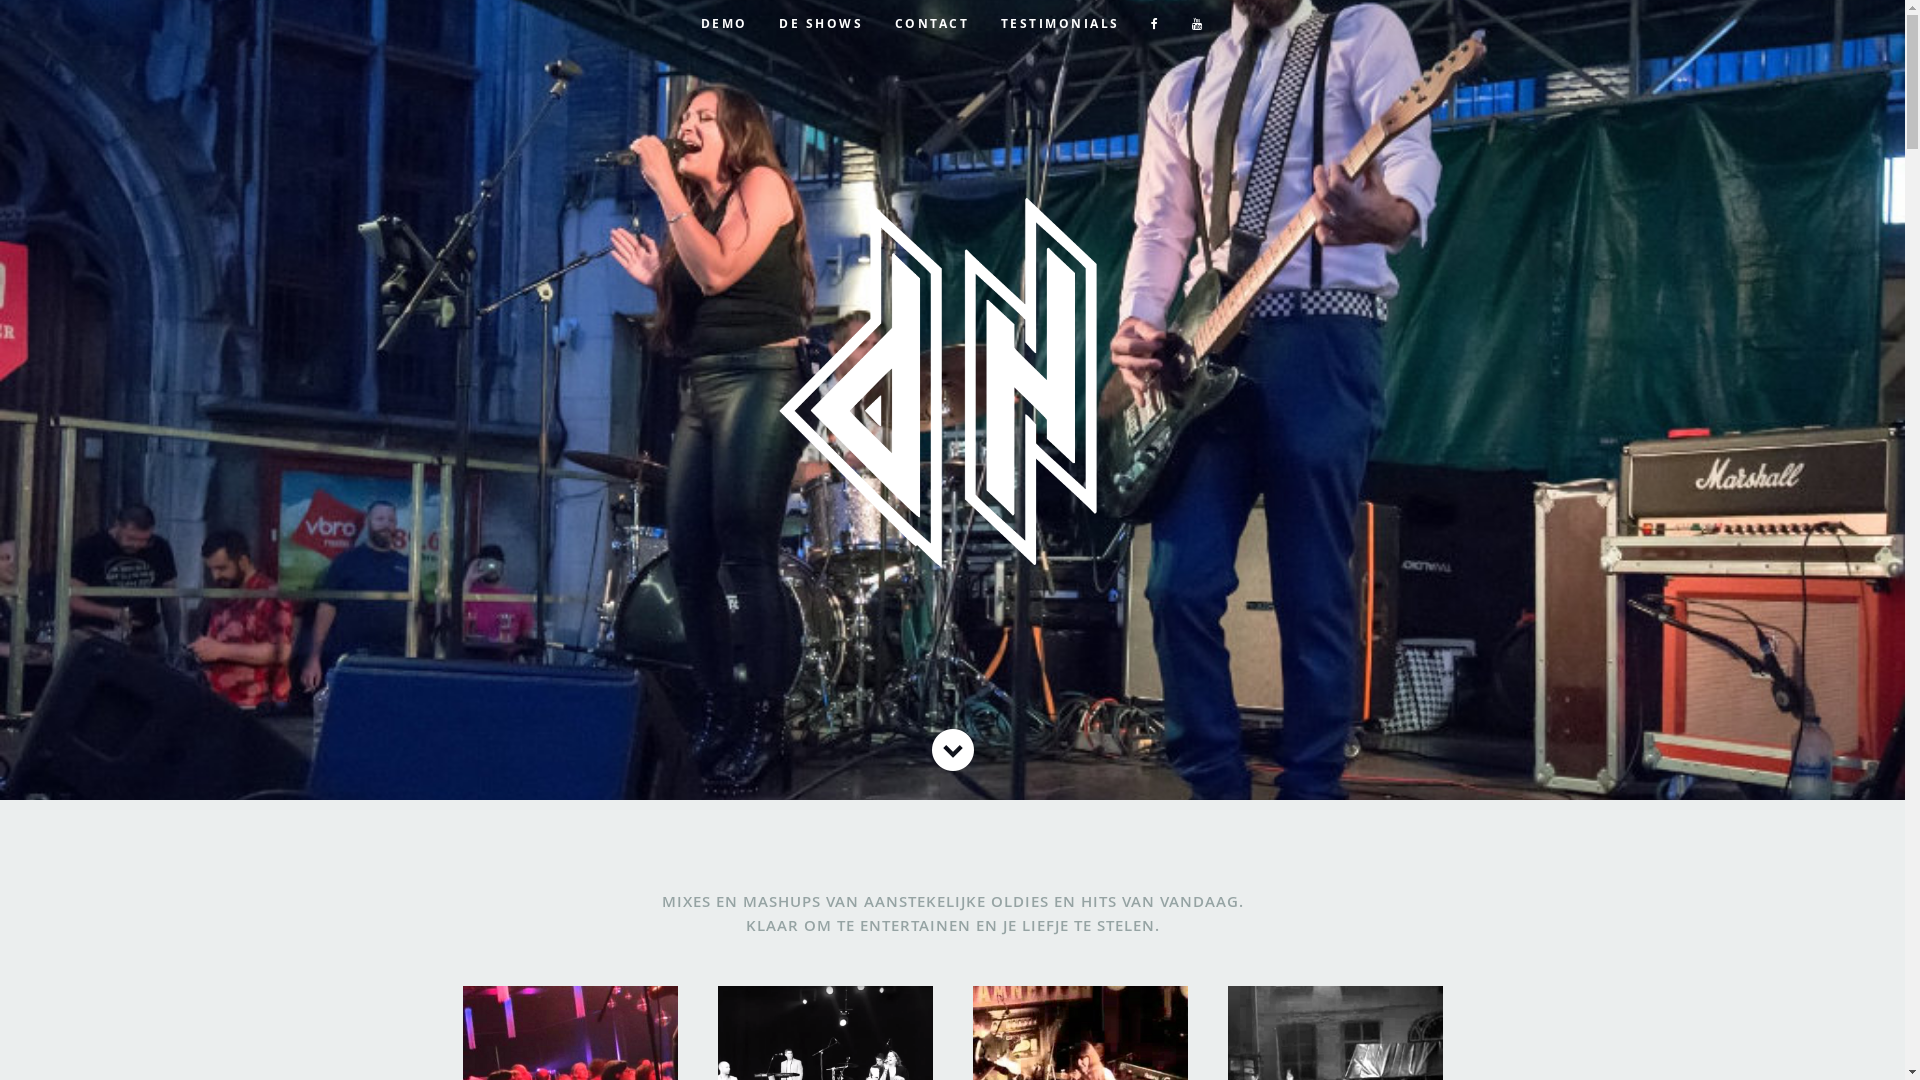 The width and height of the screenshot is (1920, 1080). I want to click on 'DEMO', so click(723, 23).